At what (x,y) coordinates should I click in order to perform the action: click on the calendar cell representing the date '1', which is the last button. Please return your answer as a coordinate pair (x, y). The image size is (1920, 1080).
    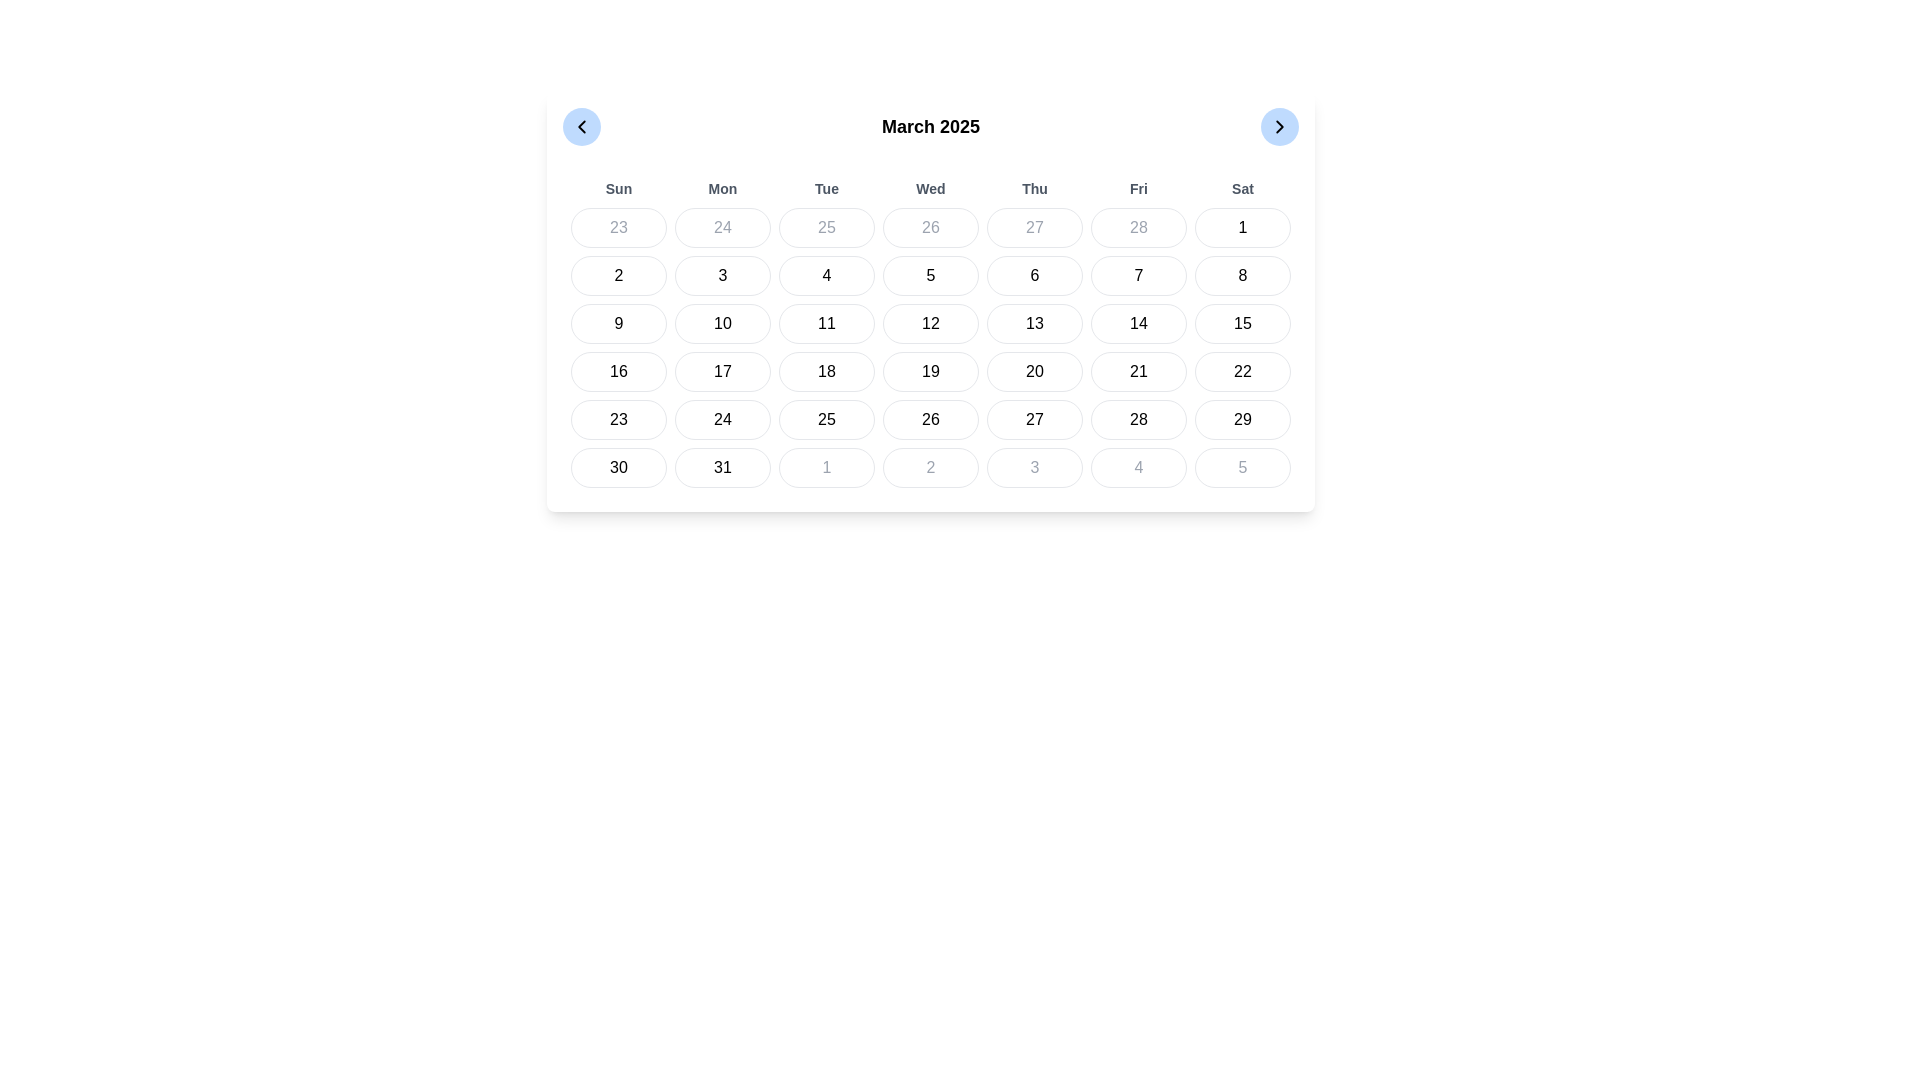
    Looking at the image, I should click on (1242, 226).